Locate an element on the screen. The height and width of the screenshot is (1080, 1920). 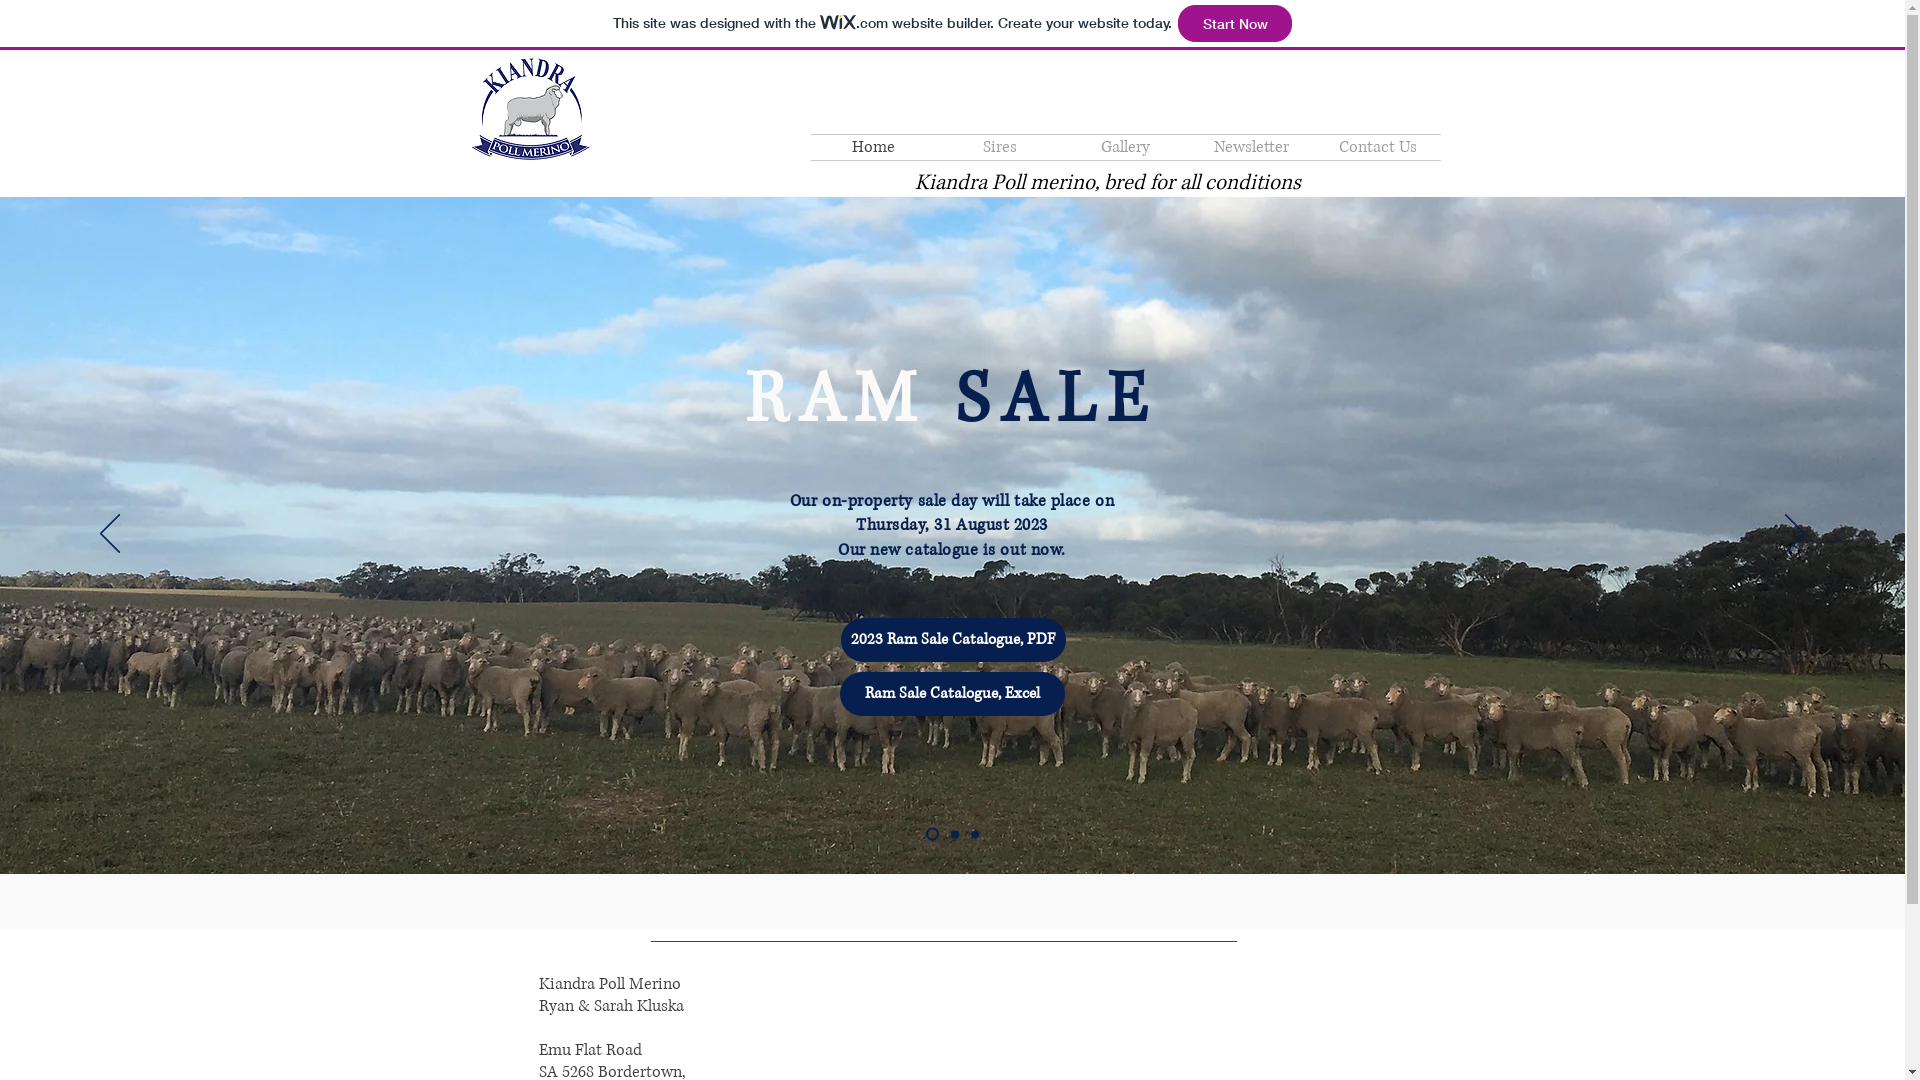
'Ram Sale Catalogue, Excel' is located at coordinates (840, 693).